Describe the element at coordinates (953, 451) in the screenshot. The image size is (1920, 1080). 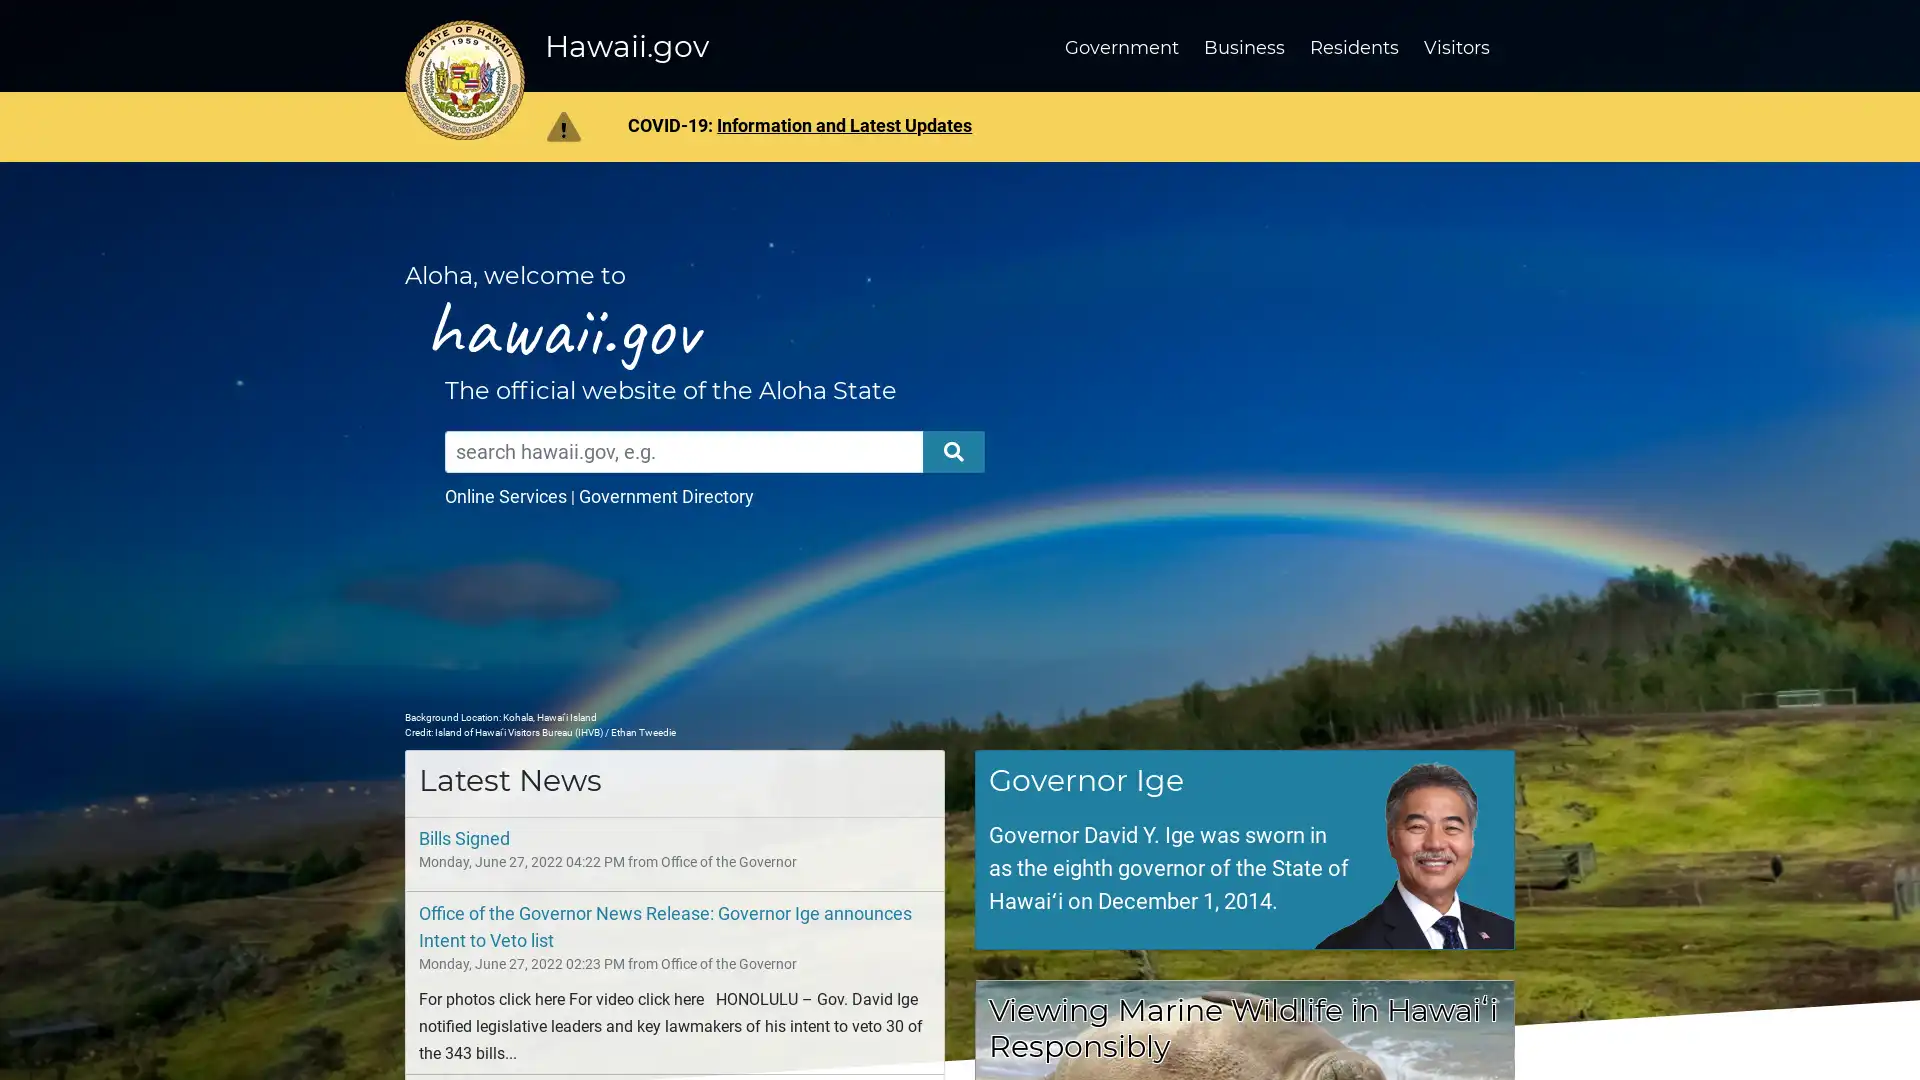
I see `Search` at that location.